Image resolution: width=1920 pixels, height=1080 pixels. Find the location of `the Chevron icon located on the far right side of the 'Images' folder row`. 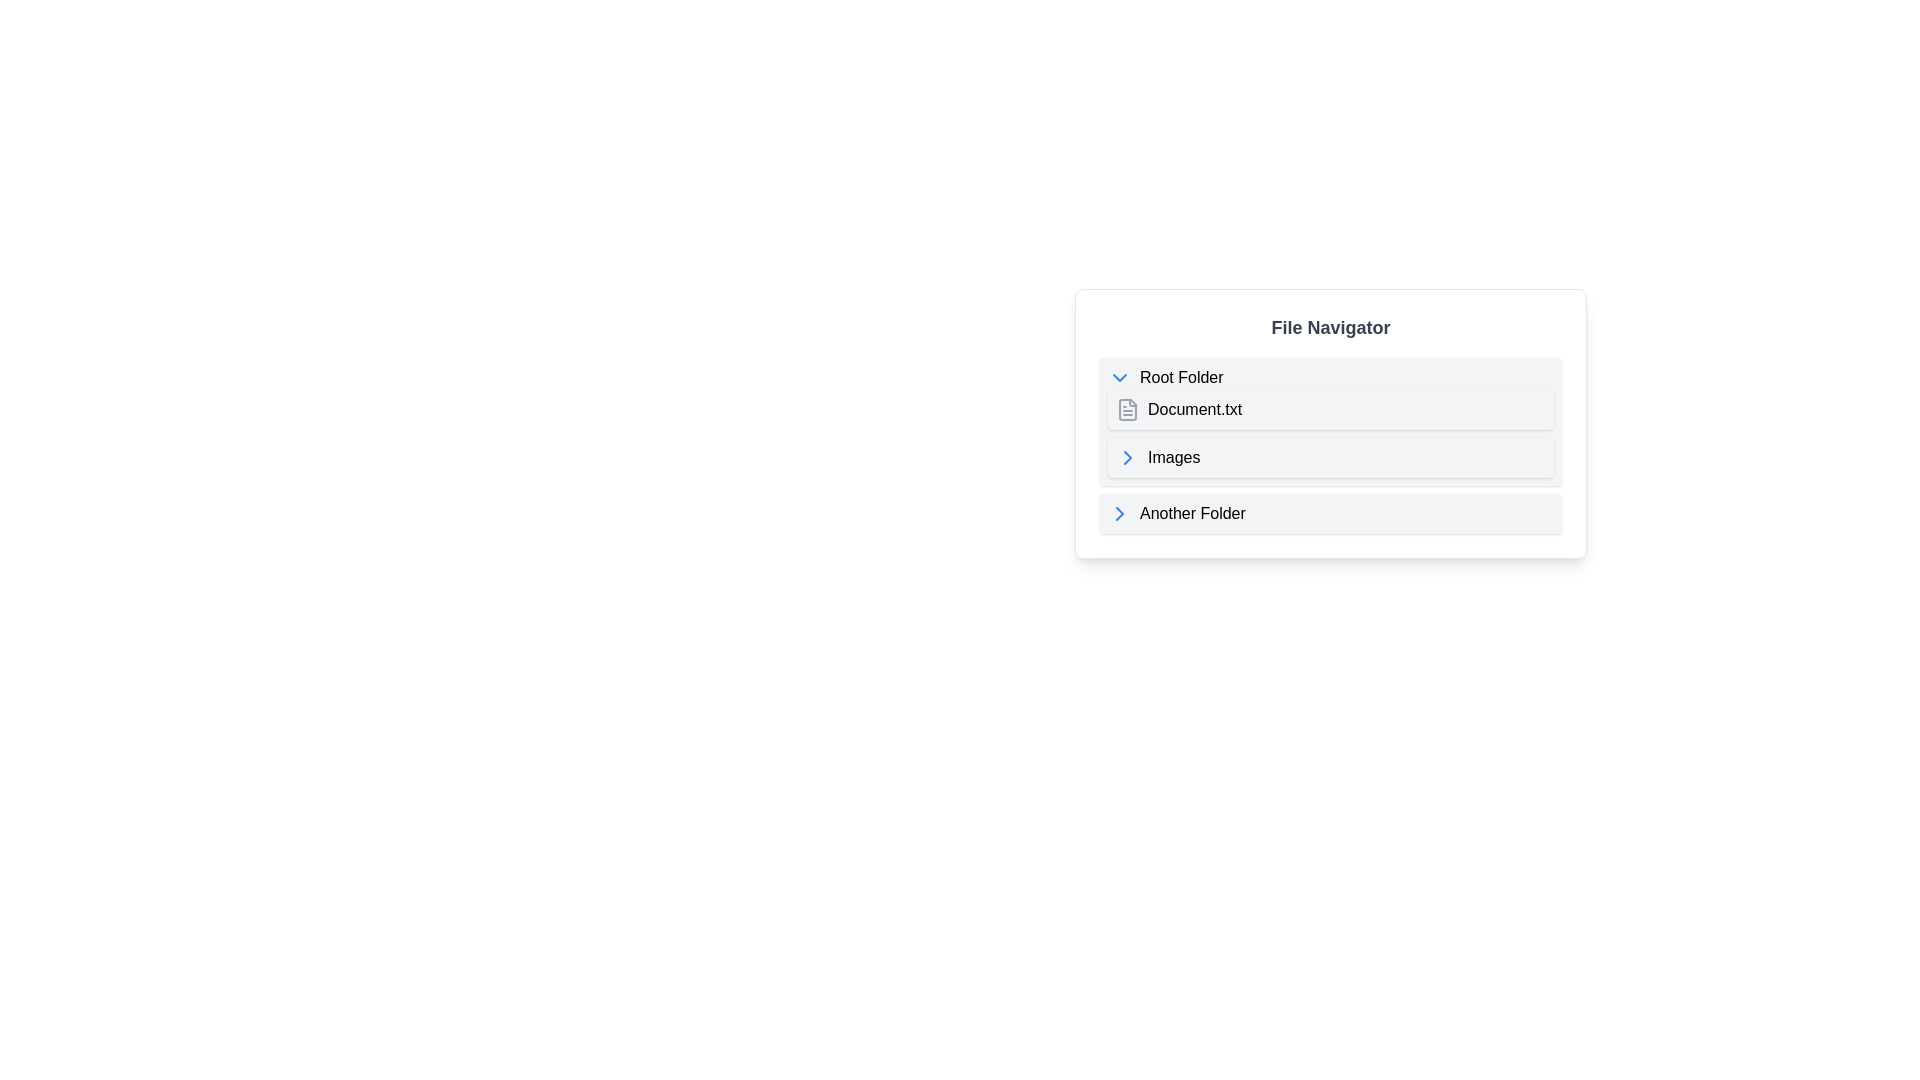

the Chevron icon located on the far right side of the 'Images' folder row is located at coordinates (1128, 458).